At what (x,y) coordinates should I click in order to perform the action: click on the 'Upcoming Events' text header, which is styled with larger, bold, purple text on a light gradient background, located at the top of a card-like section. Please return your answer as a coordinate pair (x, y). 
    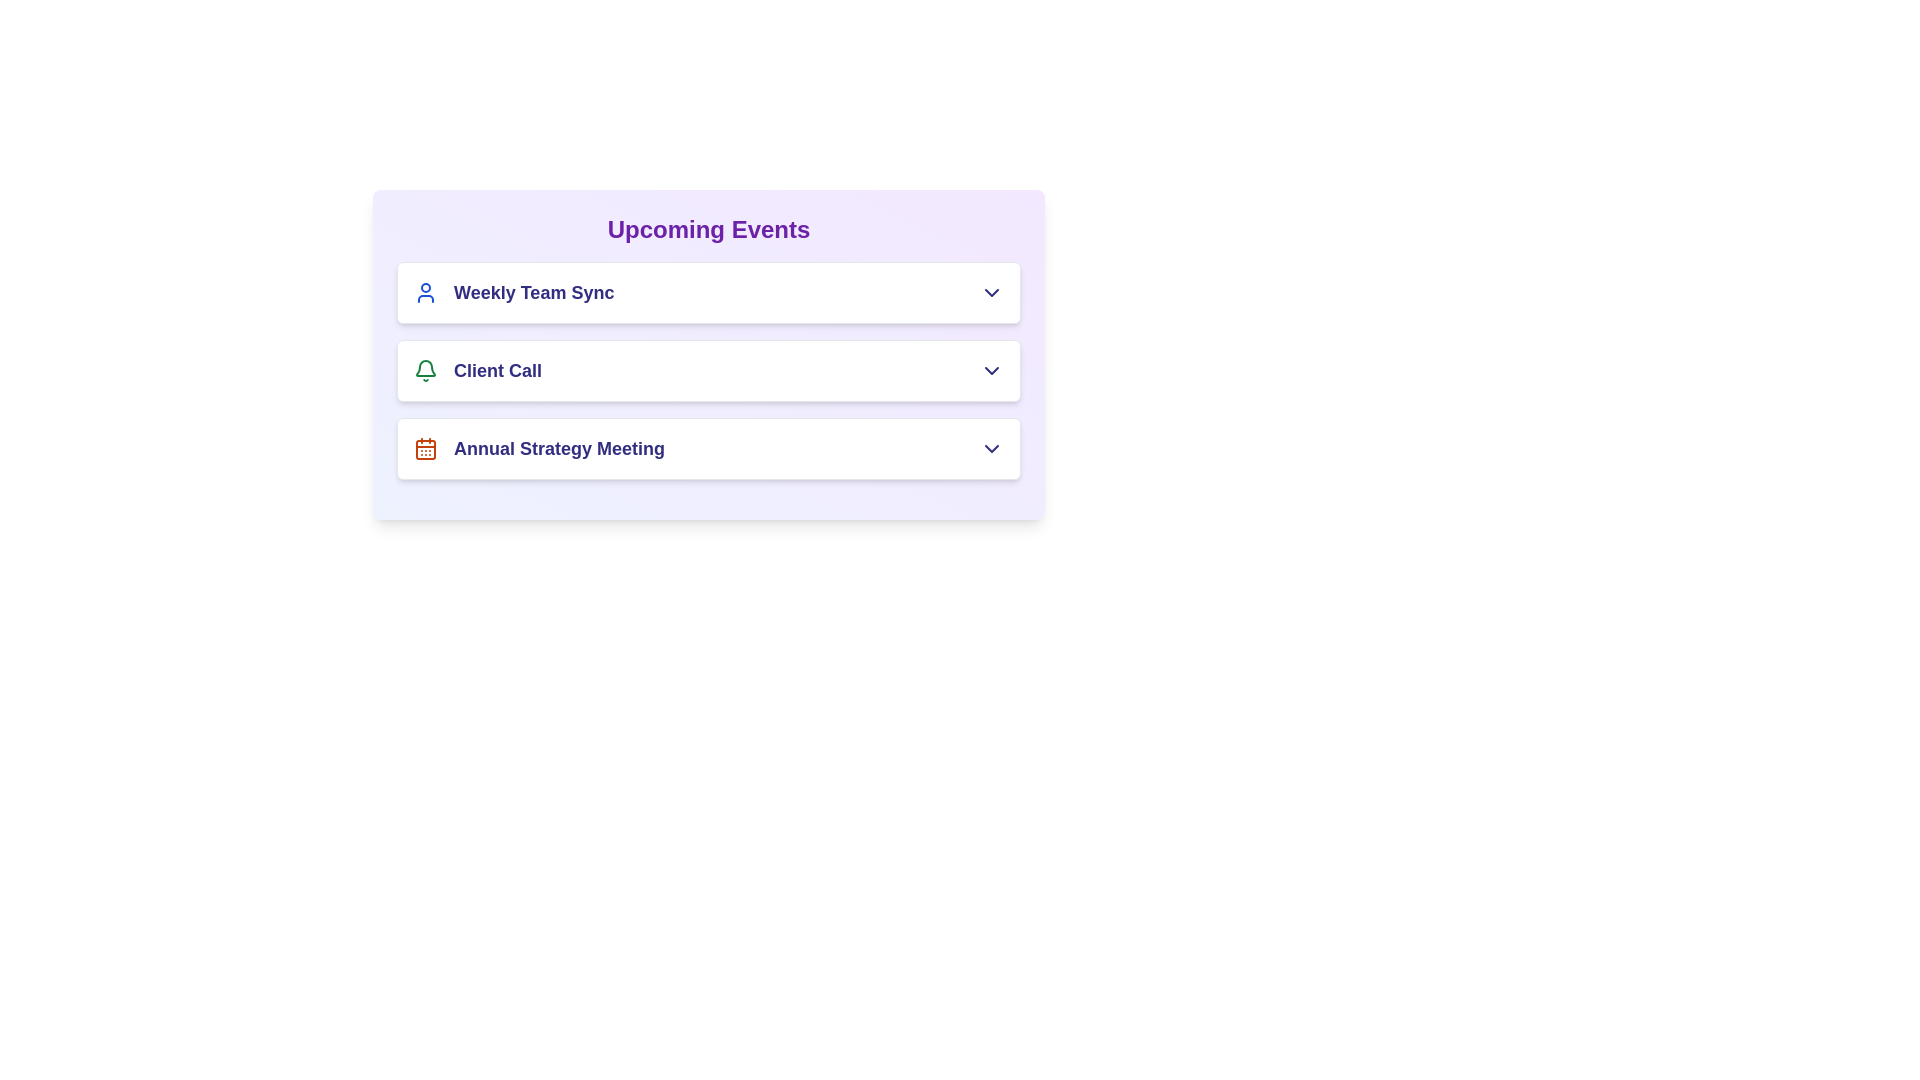
    Looking at the image, I should click on (709, 229).